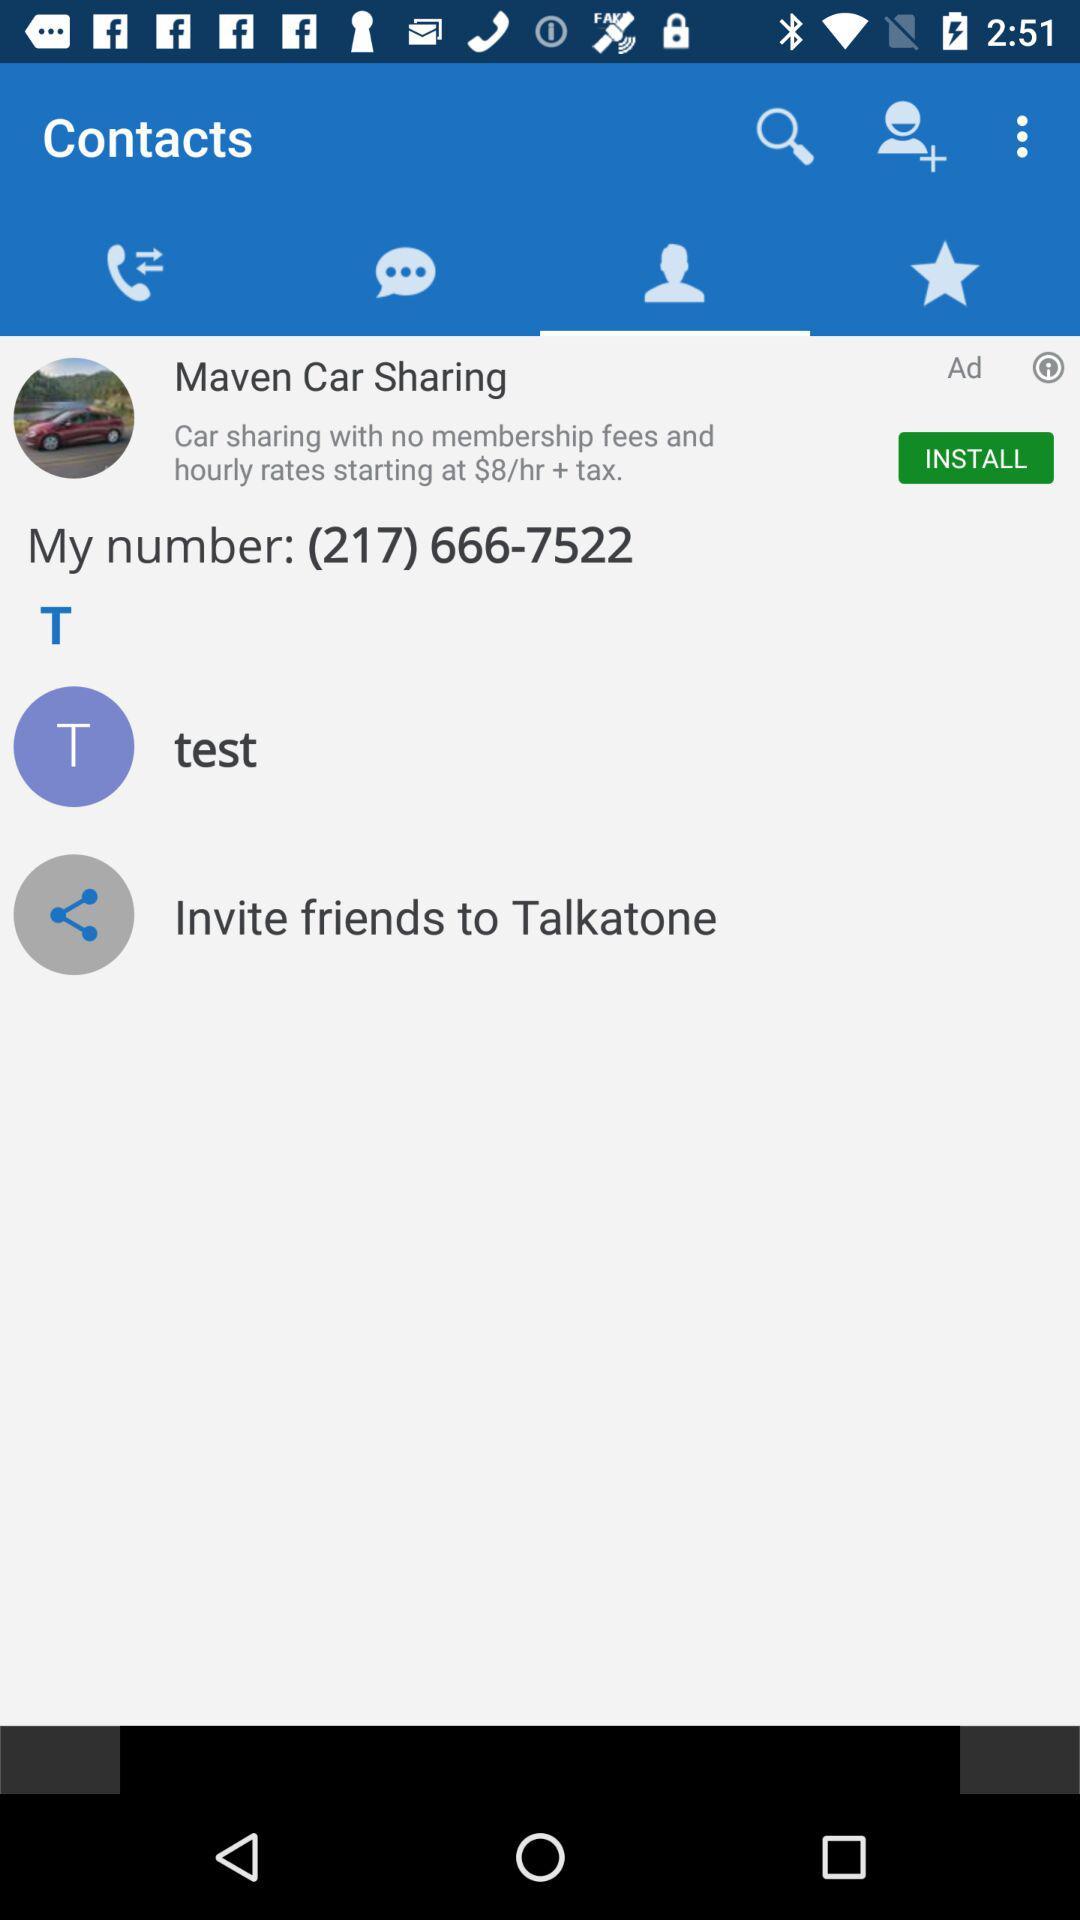 Image resolution: width=1080 pixels, height=1920 pixels. I want to click on user 's profile picture, so click(72, 745).